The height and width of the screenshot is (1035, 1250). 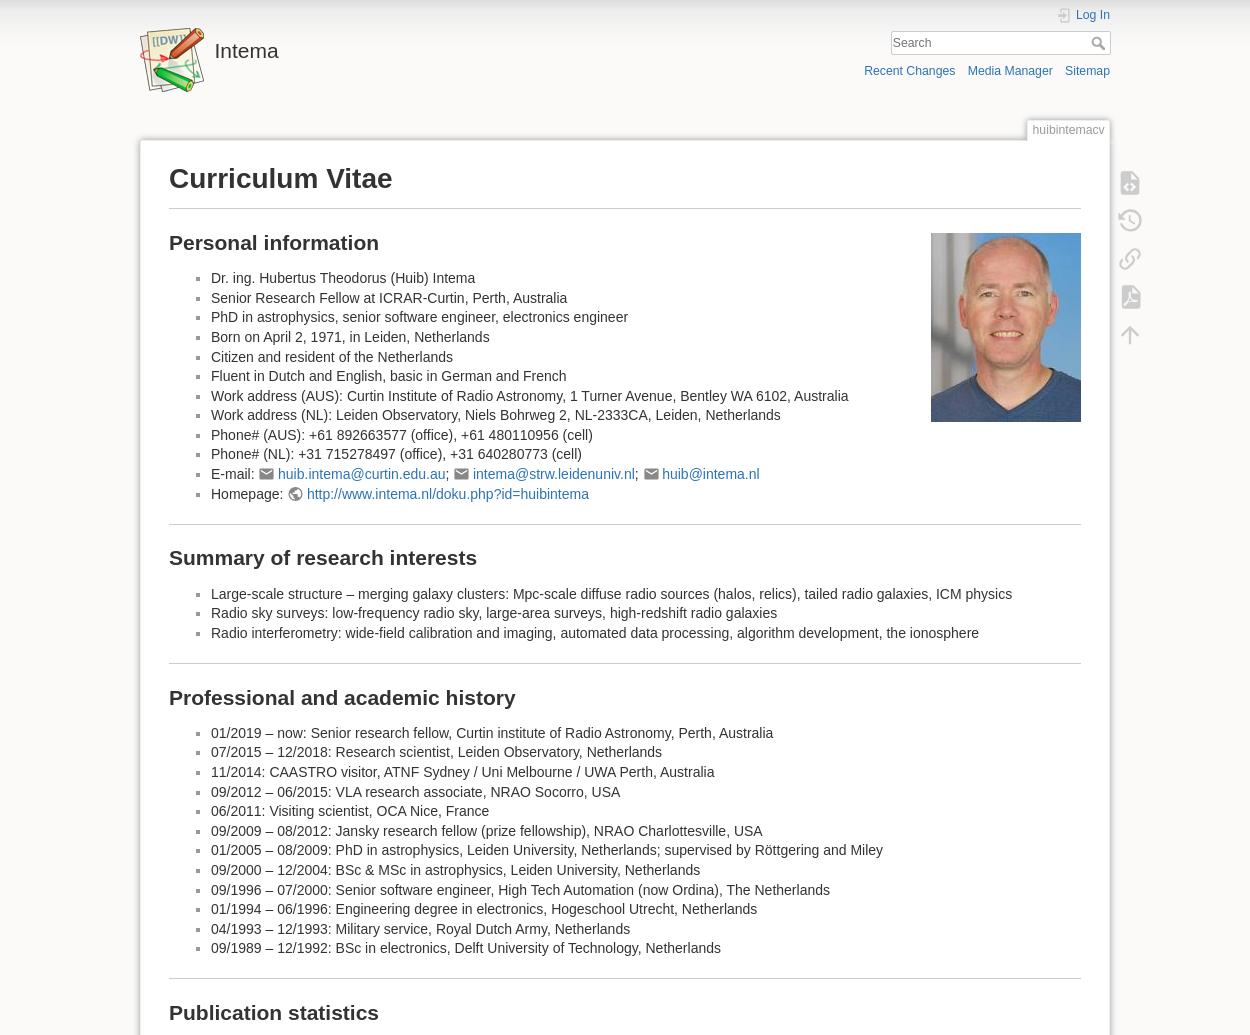 I want to click on '01/1994 – 06/1996: Engineering degree in electronics, Hogeschool Utrecht, Netherlands', so click(x=210, y=908).